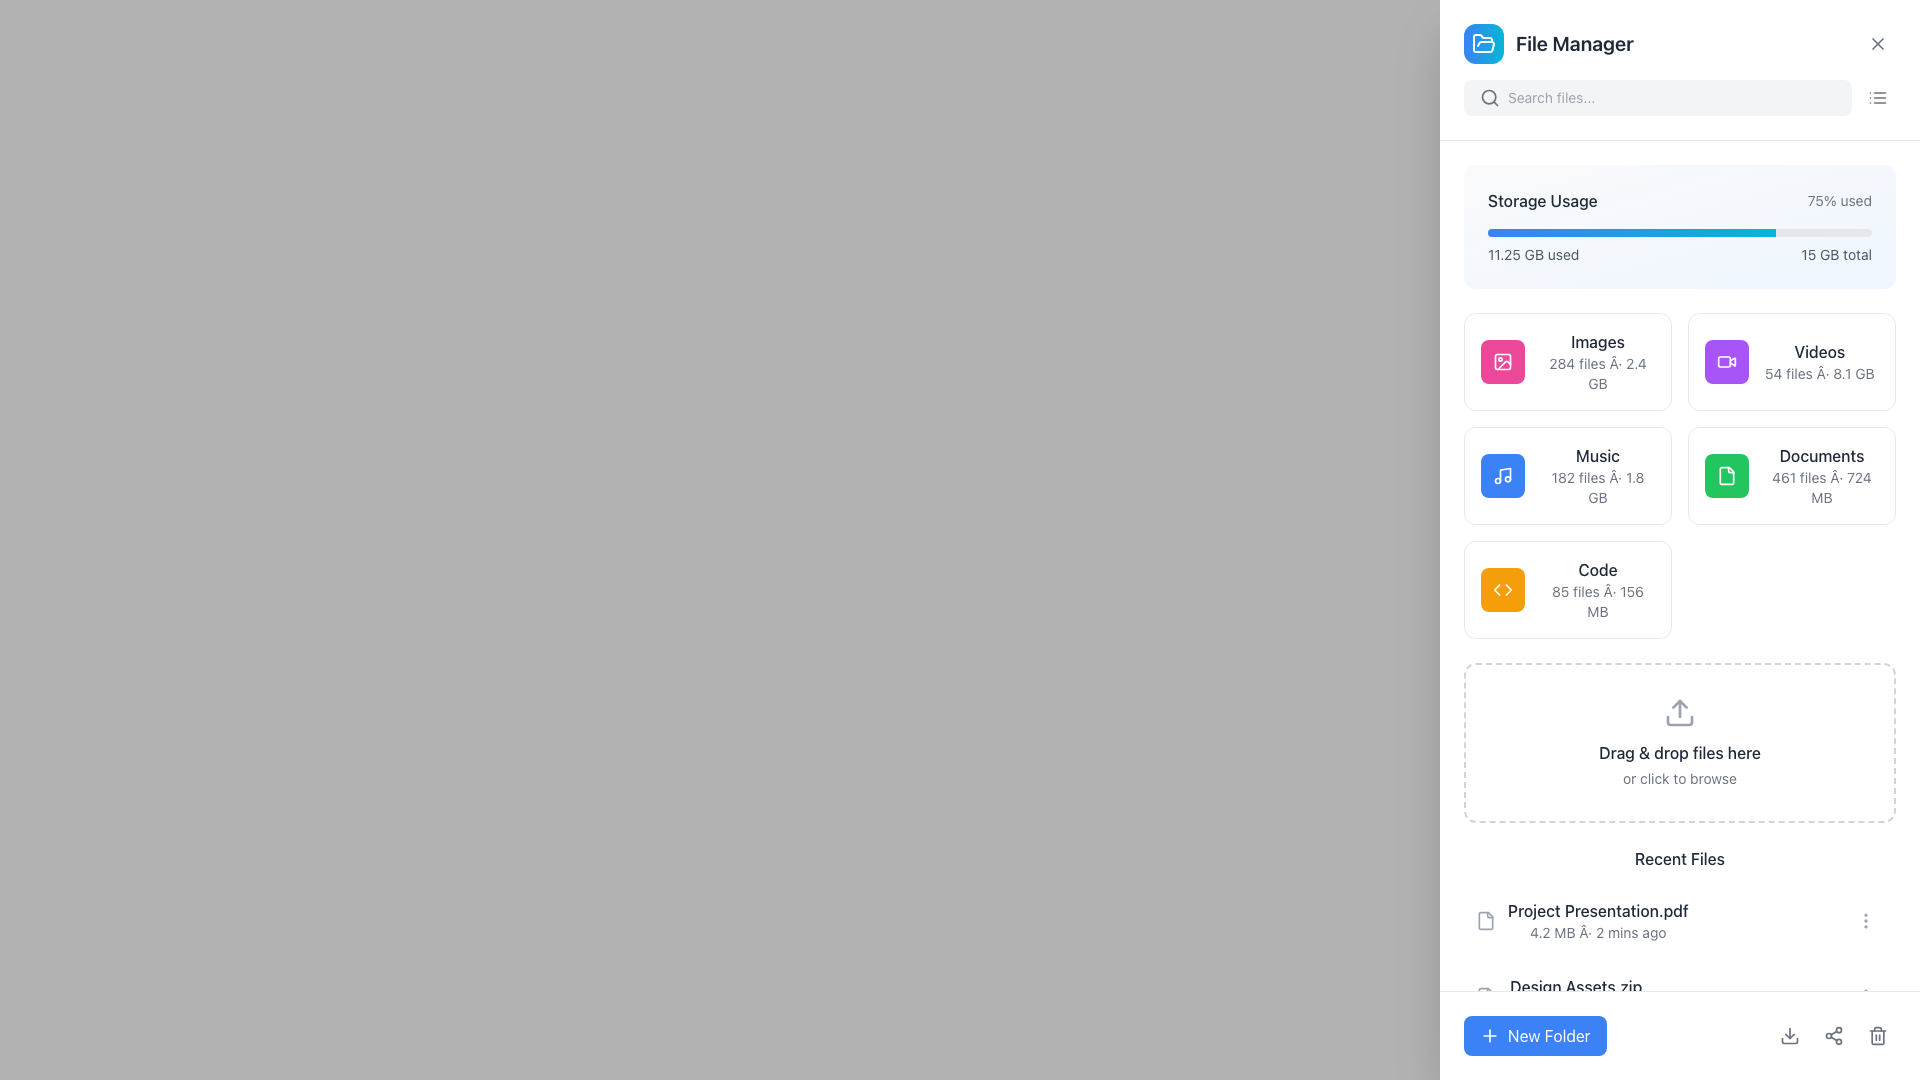 This screenshot has width=1920, height=1080. Describe the element at coordinates (1726, 475) in the screenshot. I see `the 'Documents' folder icon, which is the leftmost element in the Documents section of the file manager` at that location.